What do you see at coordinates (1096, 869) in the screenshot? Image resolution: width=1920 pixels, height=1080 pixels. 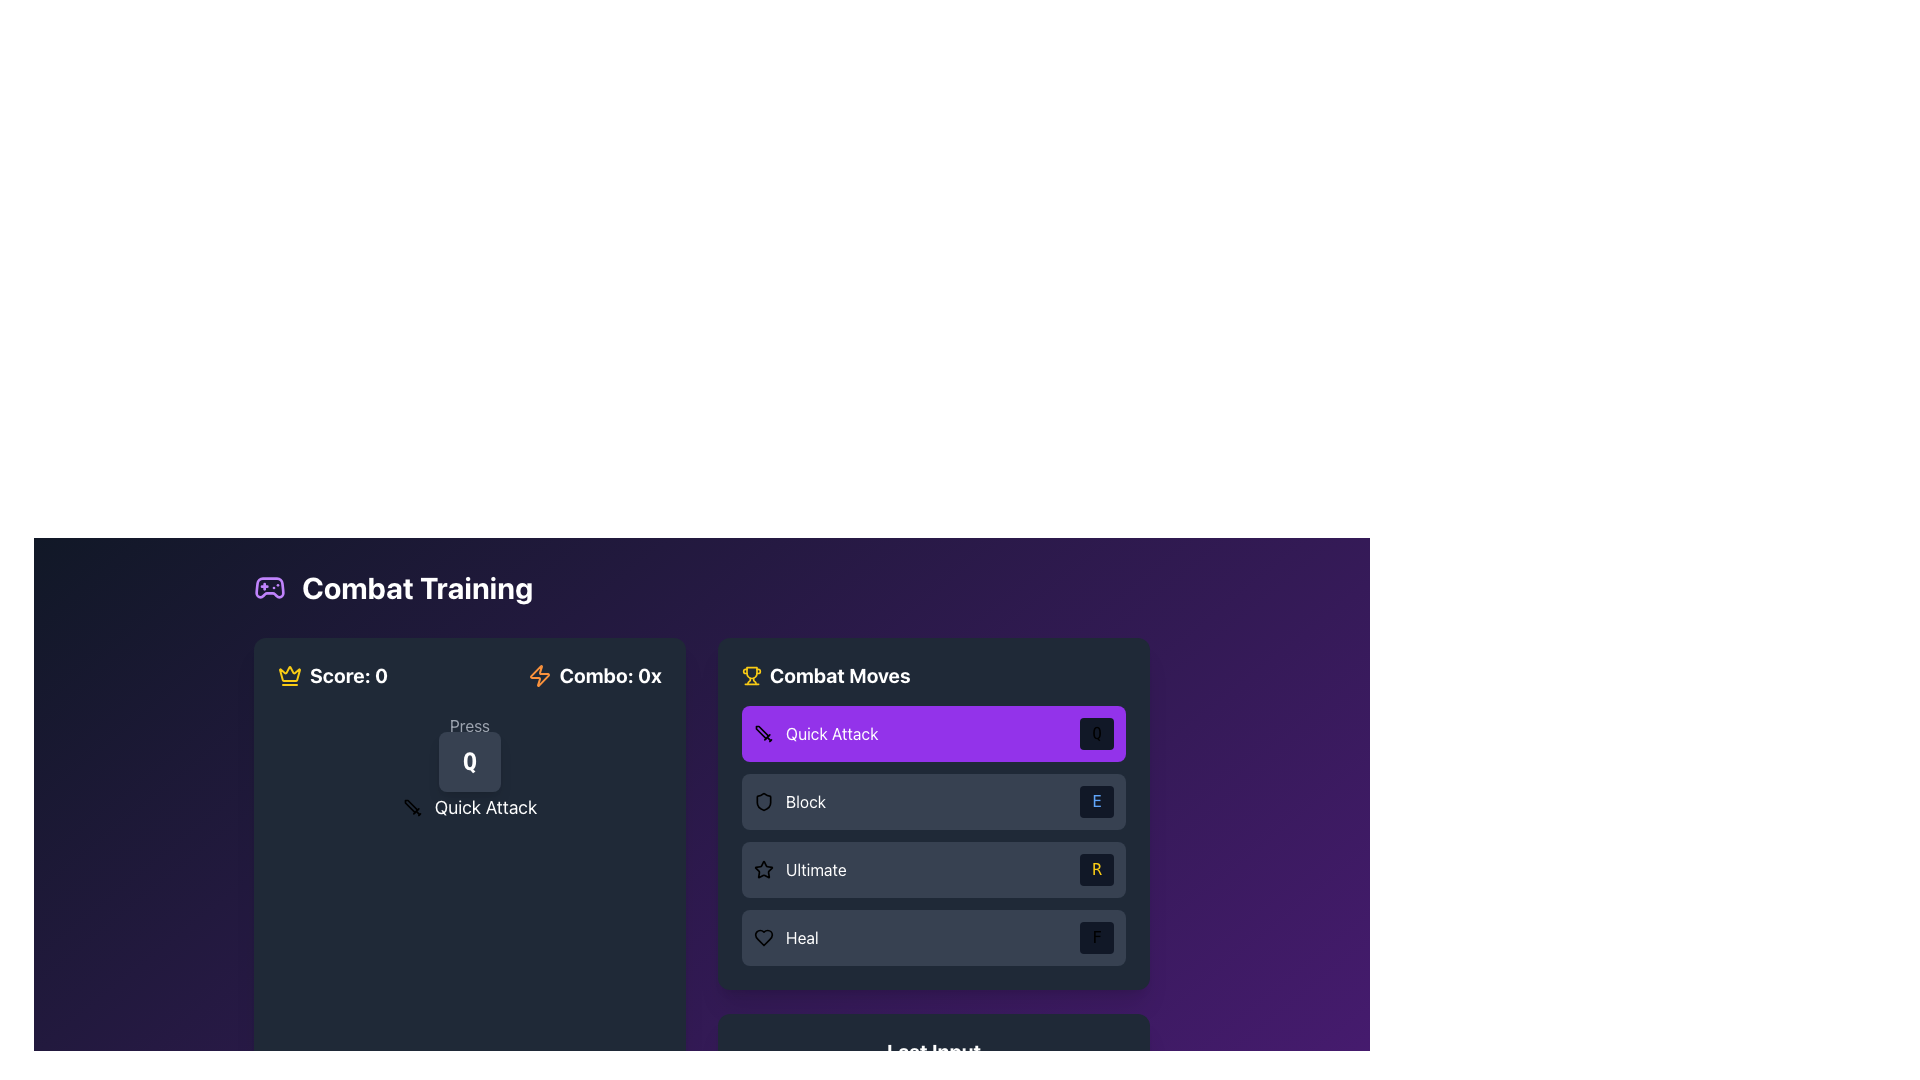 I see `the 'Ultimate' shortcut key indicator located in the bottom-right corner of the 'Ultimate' list item in the 'Combat Moves' section` at bounding box center [1096, 869].